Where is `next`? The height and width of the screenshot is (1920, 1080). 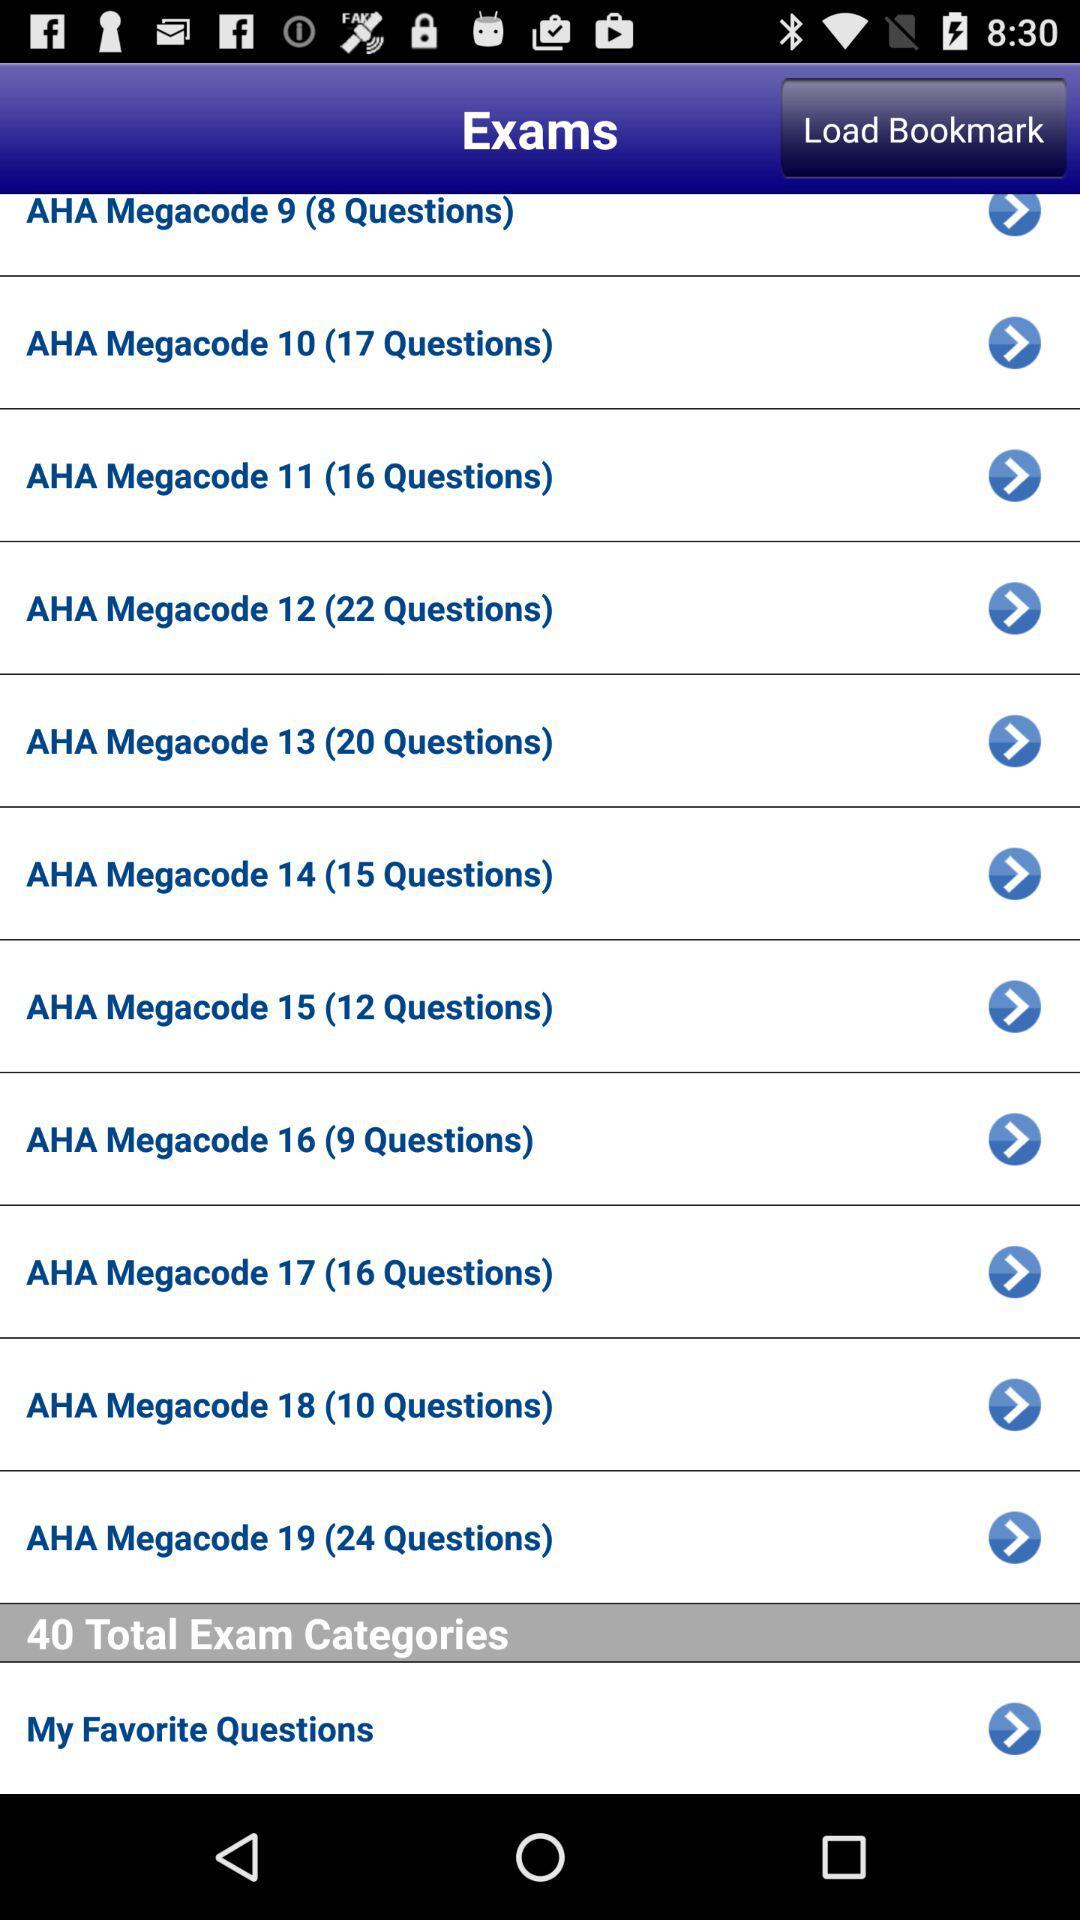 next is located at coordinates (1014, 1727).